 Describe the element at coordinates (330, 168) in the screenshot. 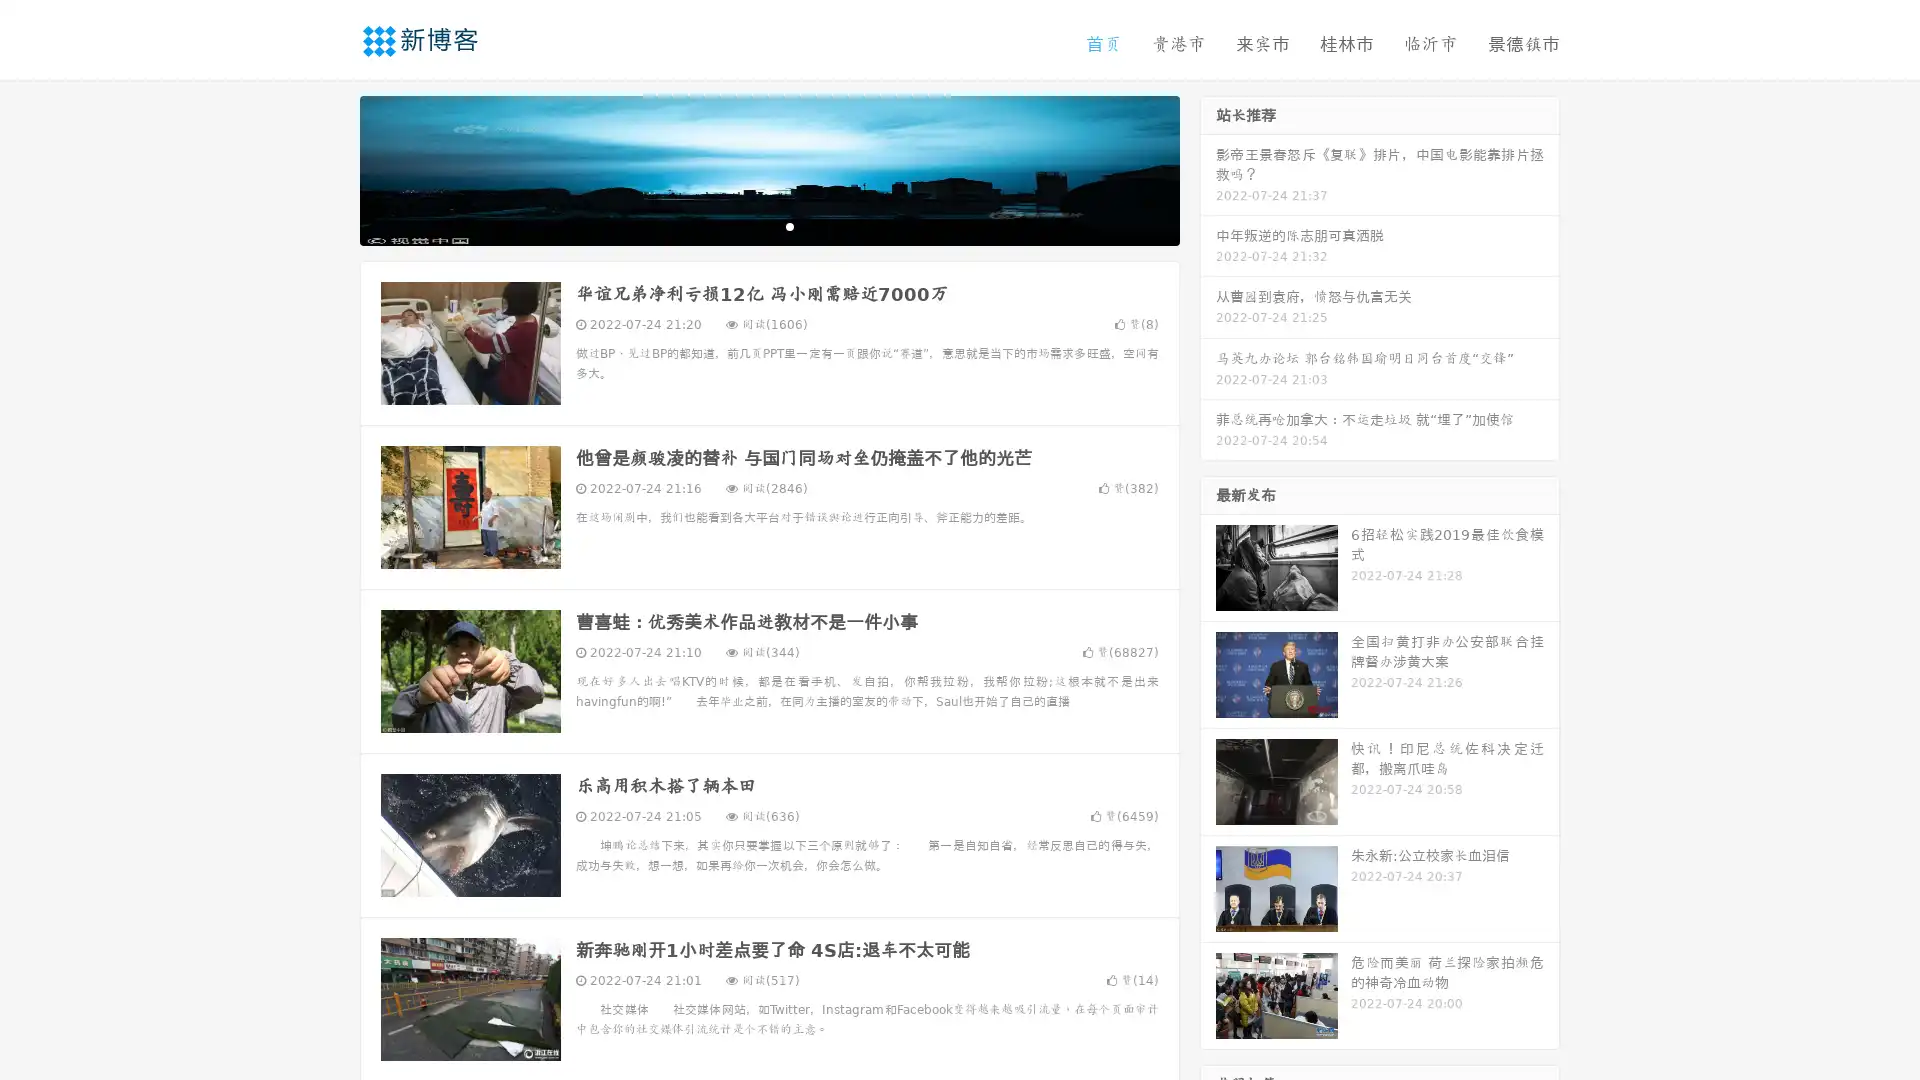

I see `Previous slide` at that location.